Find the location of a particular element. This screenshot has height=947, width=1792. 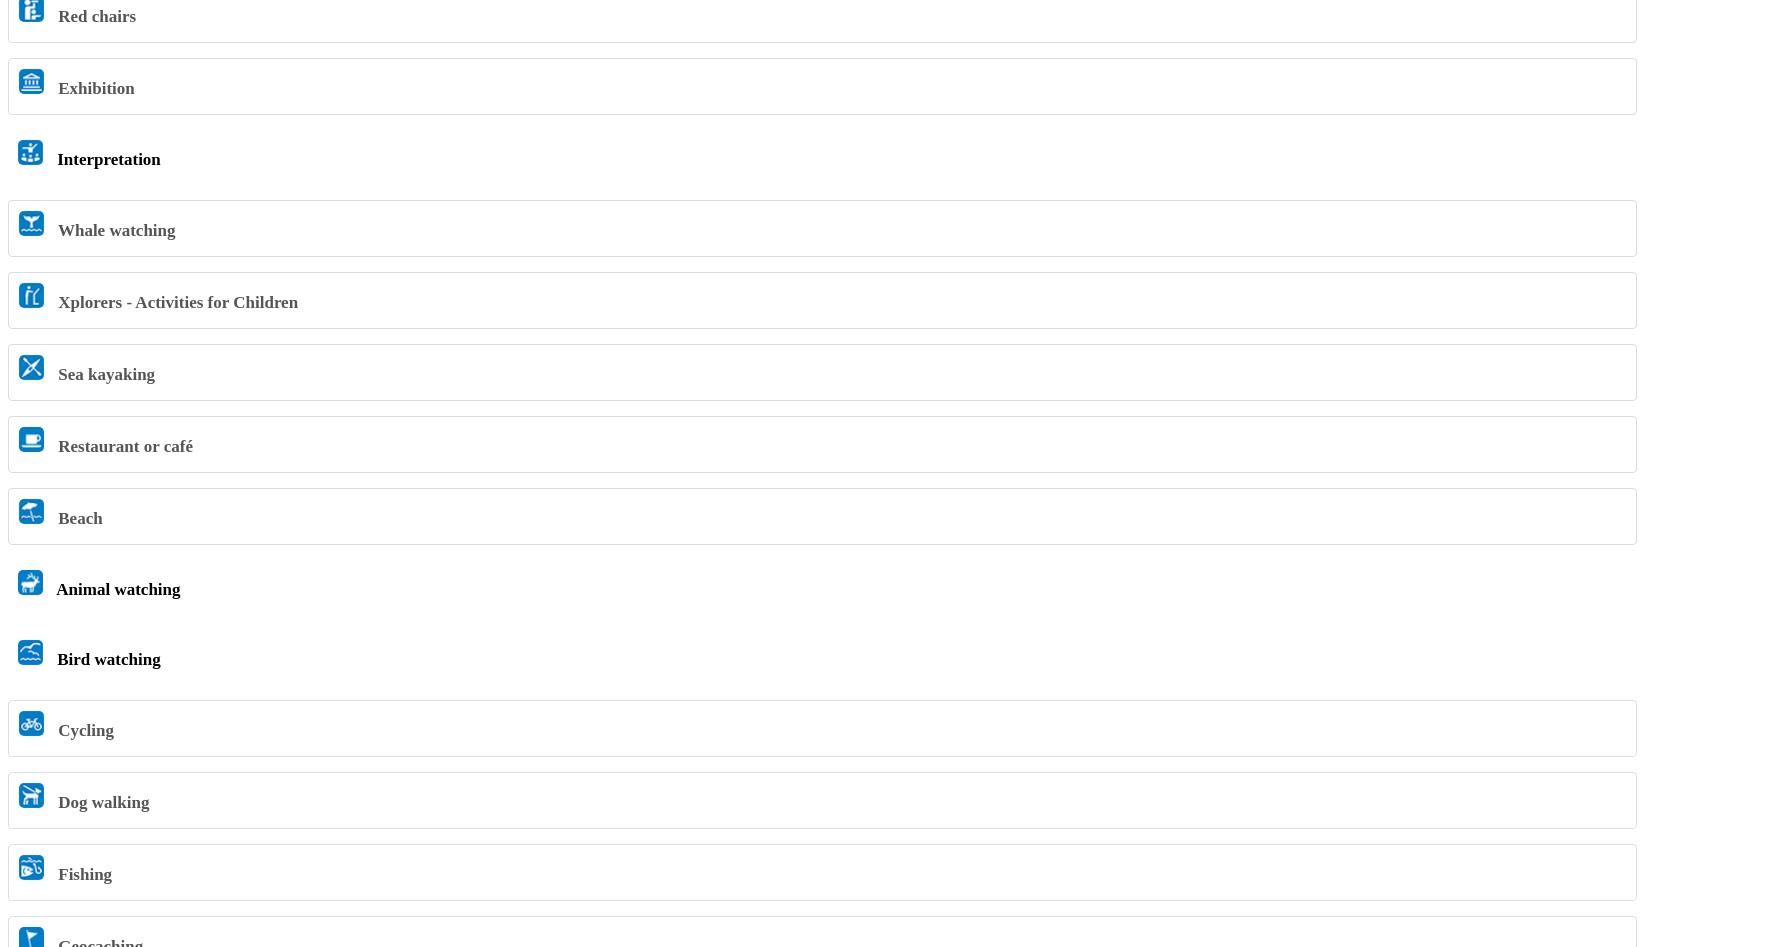

'Restaurant or café' is located at coordinates (121, 445).